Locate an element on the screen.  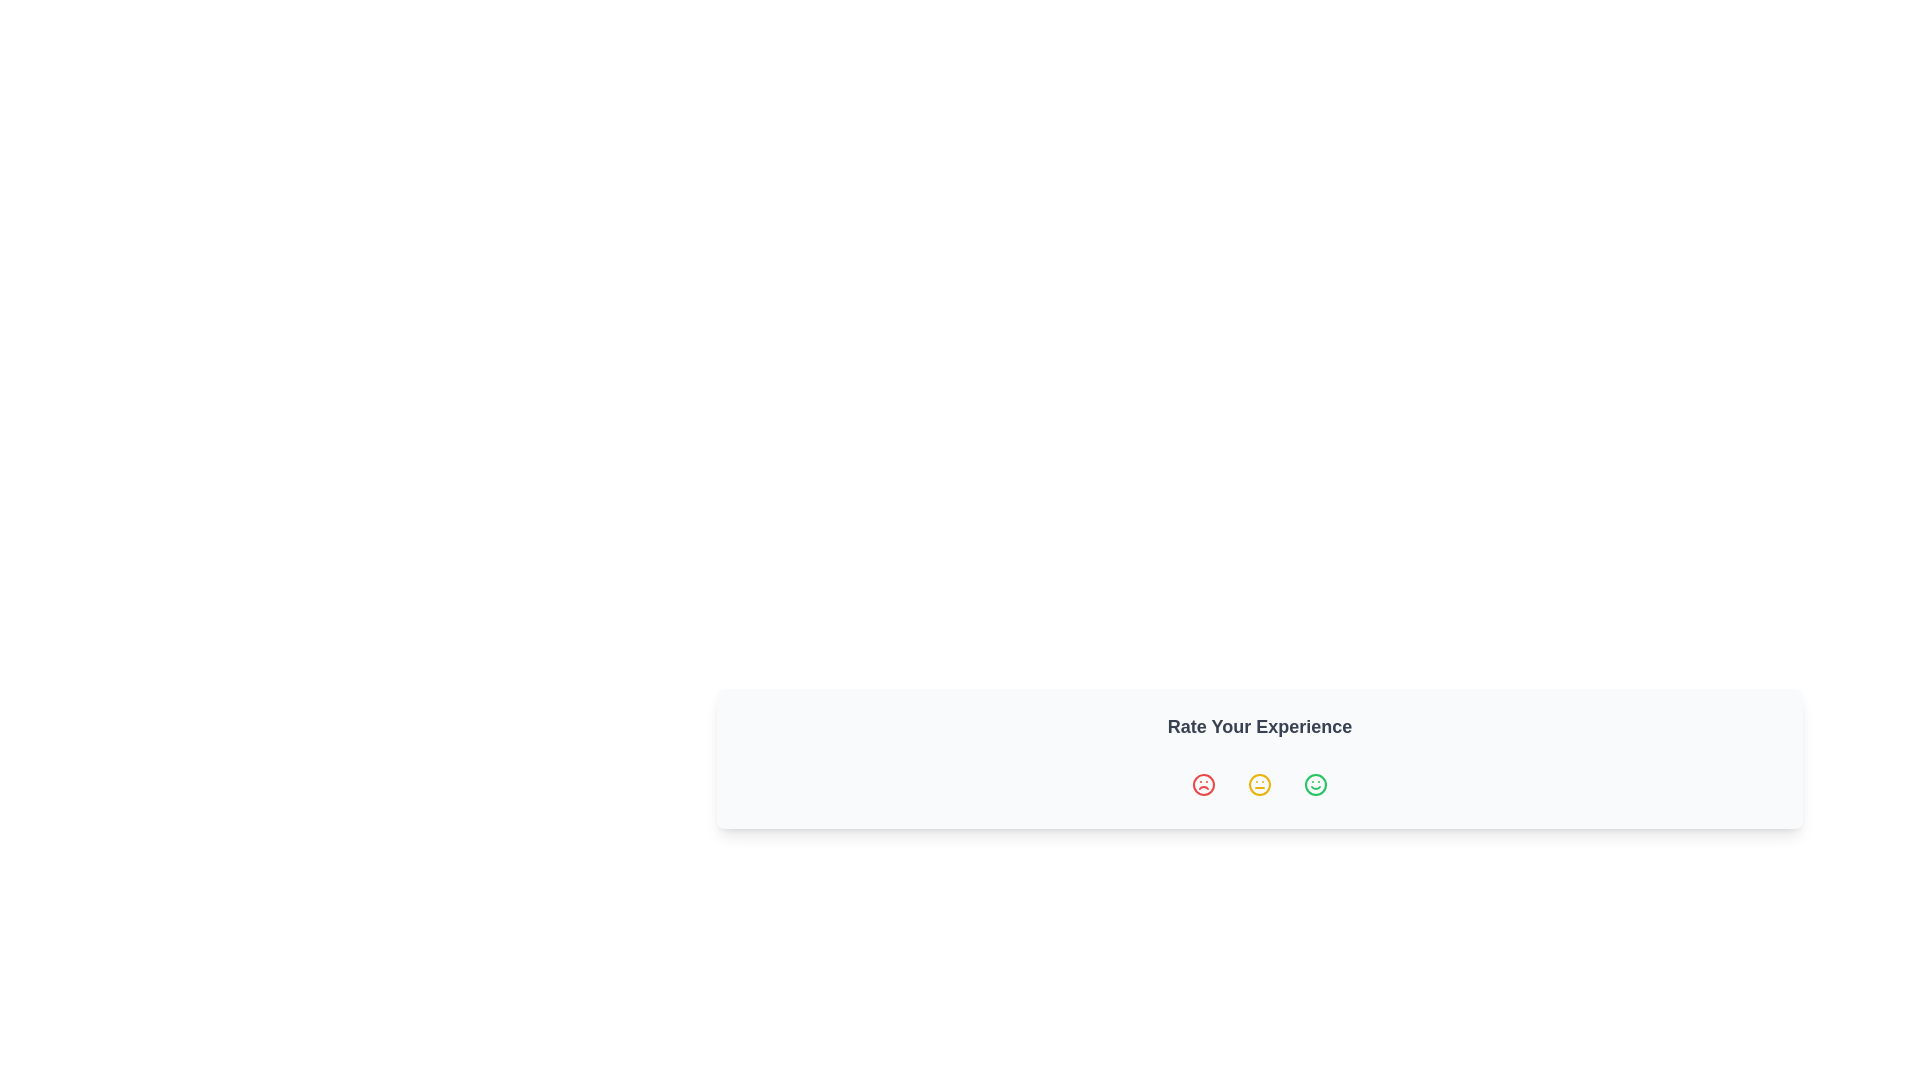
the circular button with a yellow outline and a neutral face icon in the center is located at coordinates (1258, 784).